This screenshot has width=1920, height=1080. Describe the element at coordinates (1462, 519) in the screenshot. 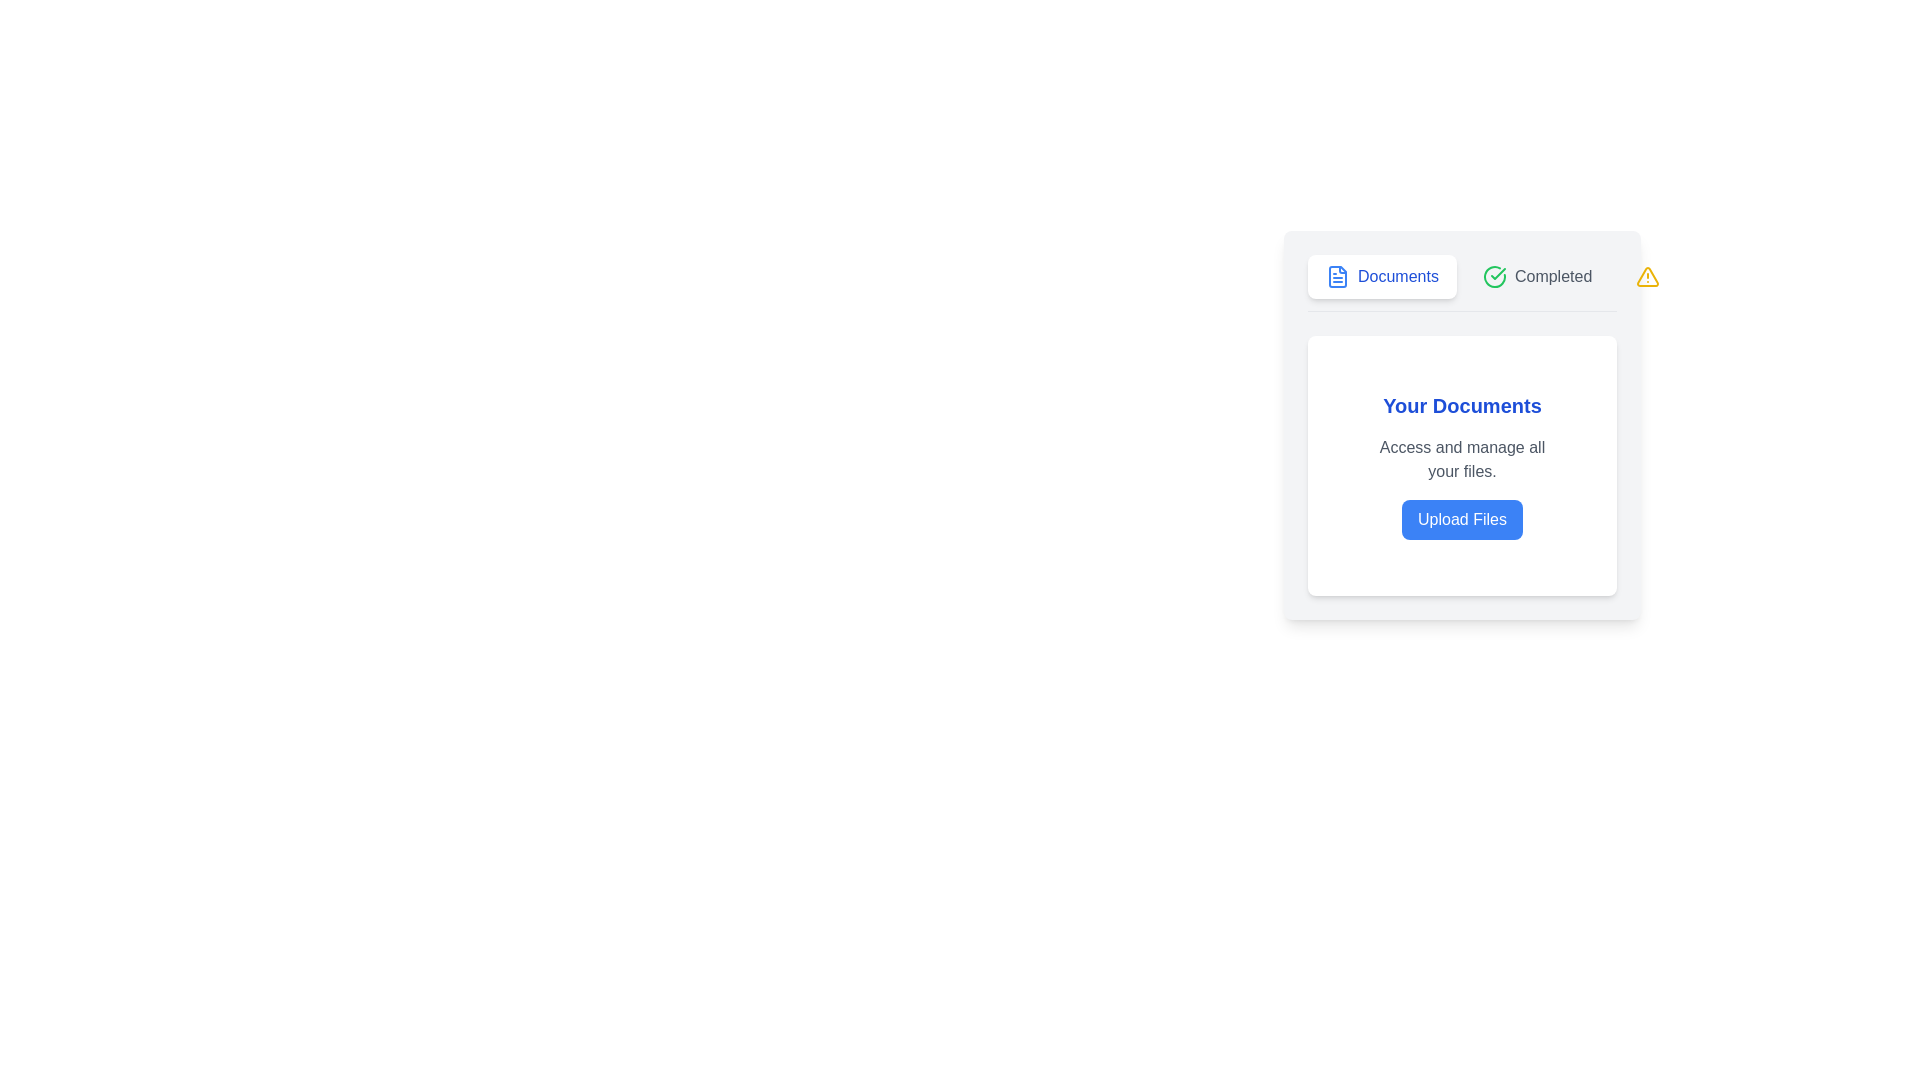

I see `the rectangular button with rounded edges that has a blue background and white text reading 'Upload Files' to initiate the file upload` at that location.